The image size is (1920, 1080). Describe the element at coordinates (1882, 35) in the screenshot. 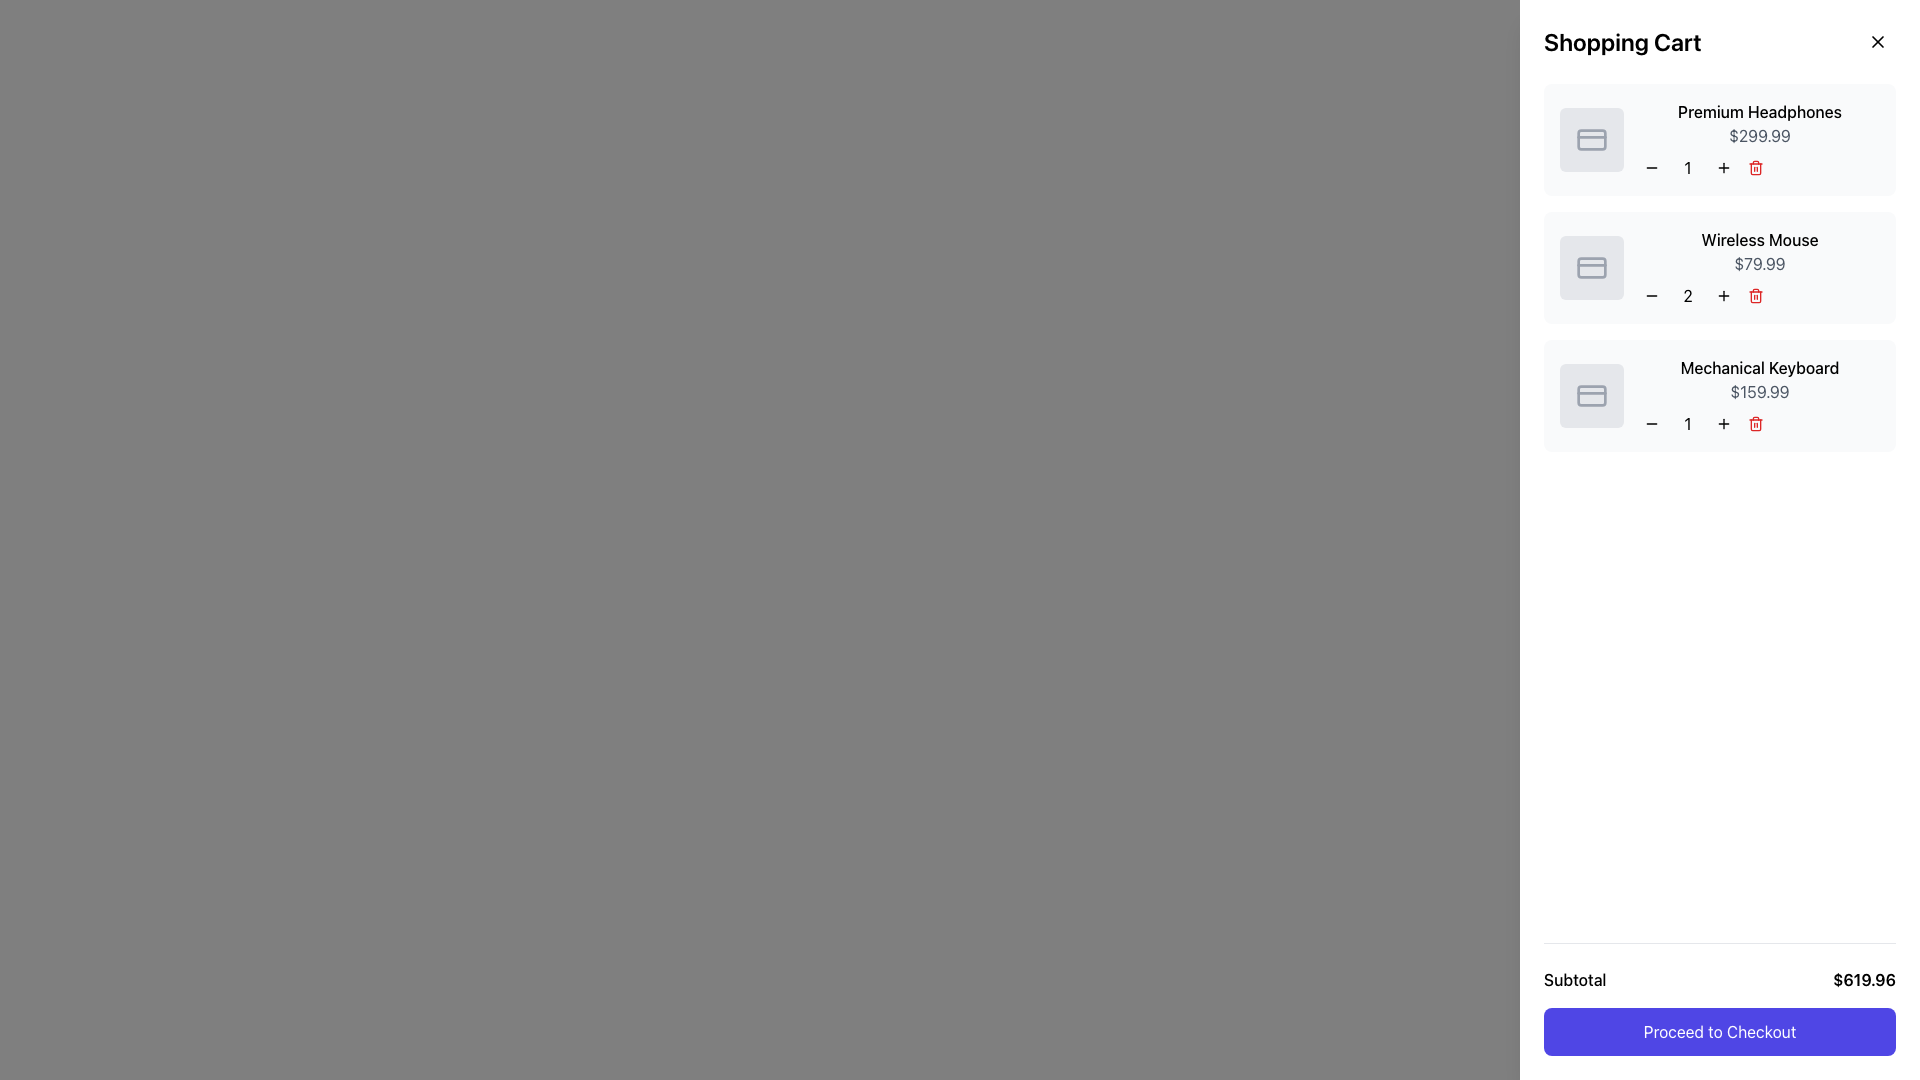

I see `the shopping cart button located in the top-right corner of the interface` at that location.